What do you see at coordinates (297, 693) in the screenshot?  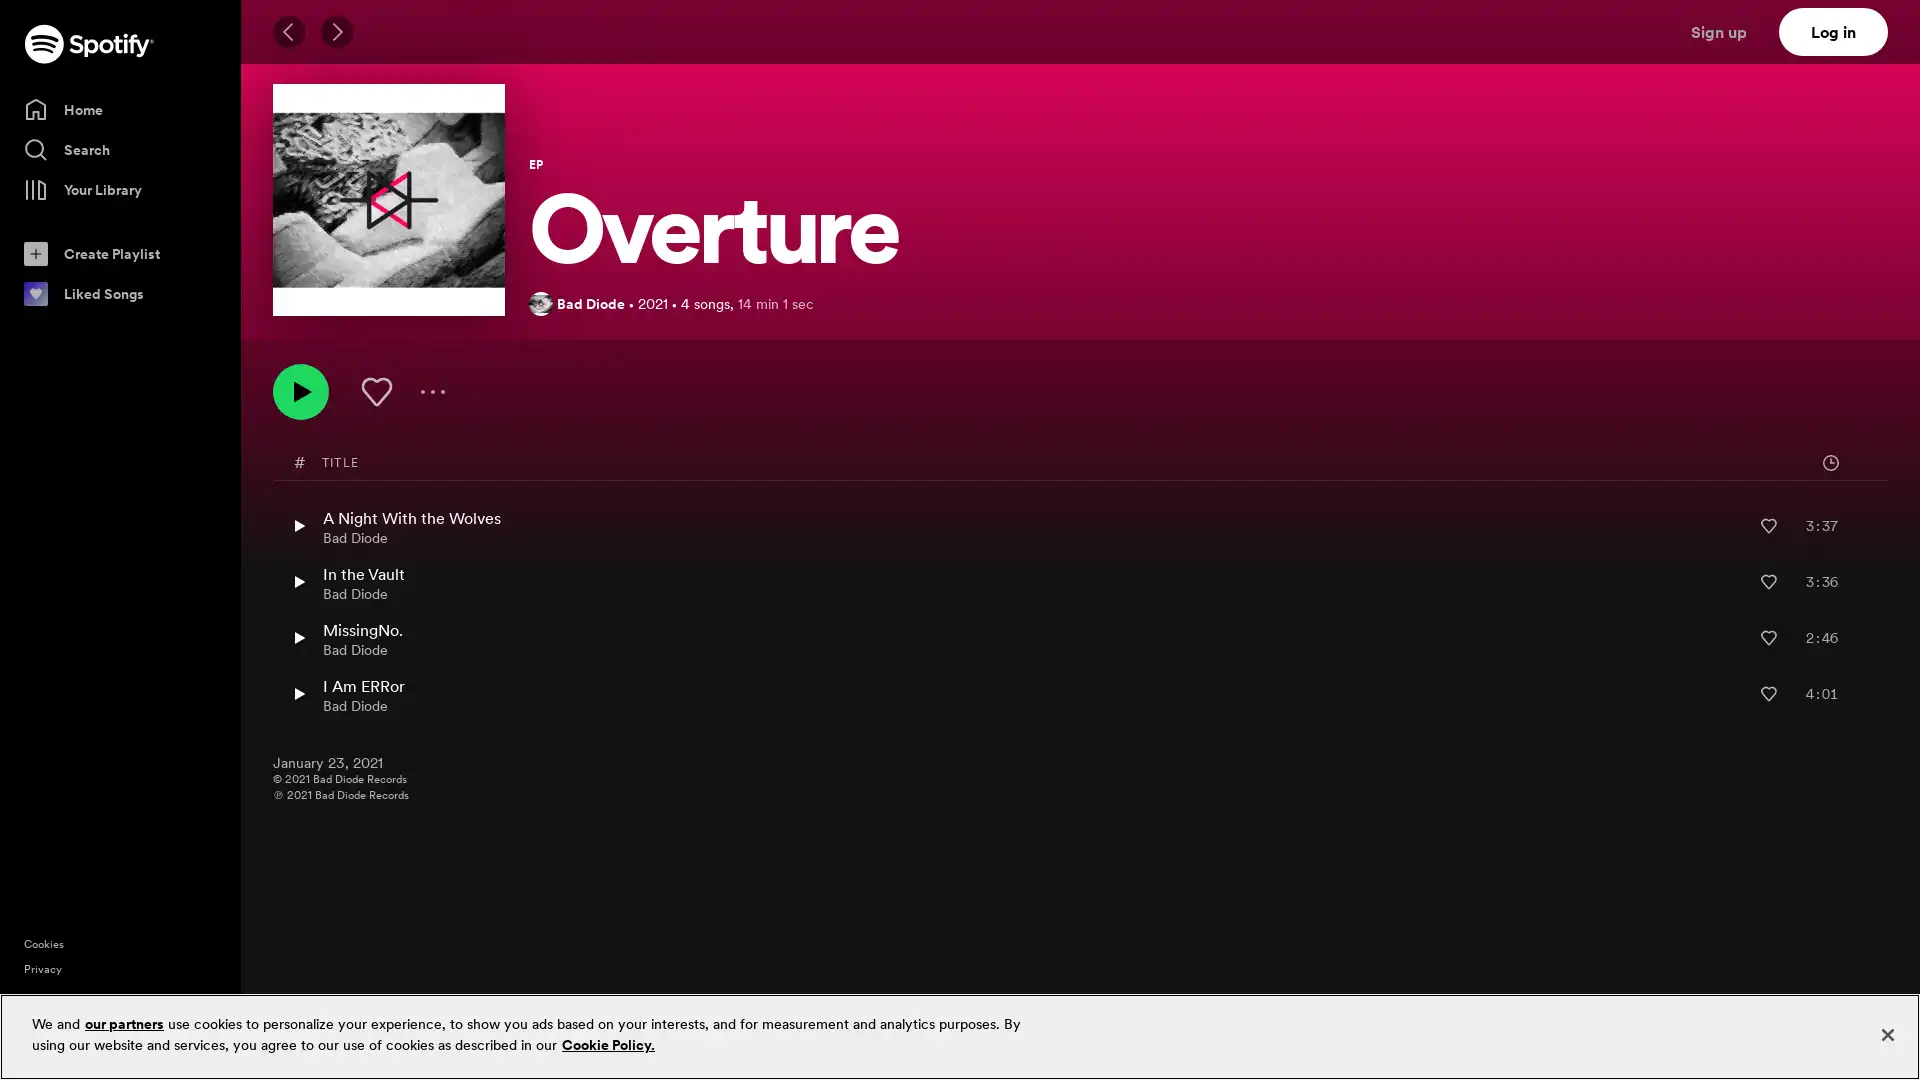 I see `Play I Am ERRor by Bad Diode` at bounding box center [297, 693].